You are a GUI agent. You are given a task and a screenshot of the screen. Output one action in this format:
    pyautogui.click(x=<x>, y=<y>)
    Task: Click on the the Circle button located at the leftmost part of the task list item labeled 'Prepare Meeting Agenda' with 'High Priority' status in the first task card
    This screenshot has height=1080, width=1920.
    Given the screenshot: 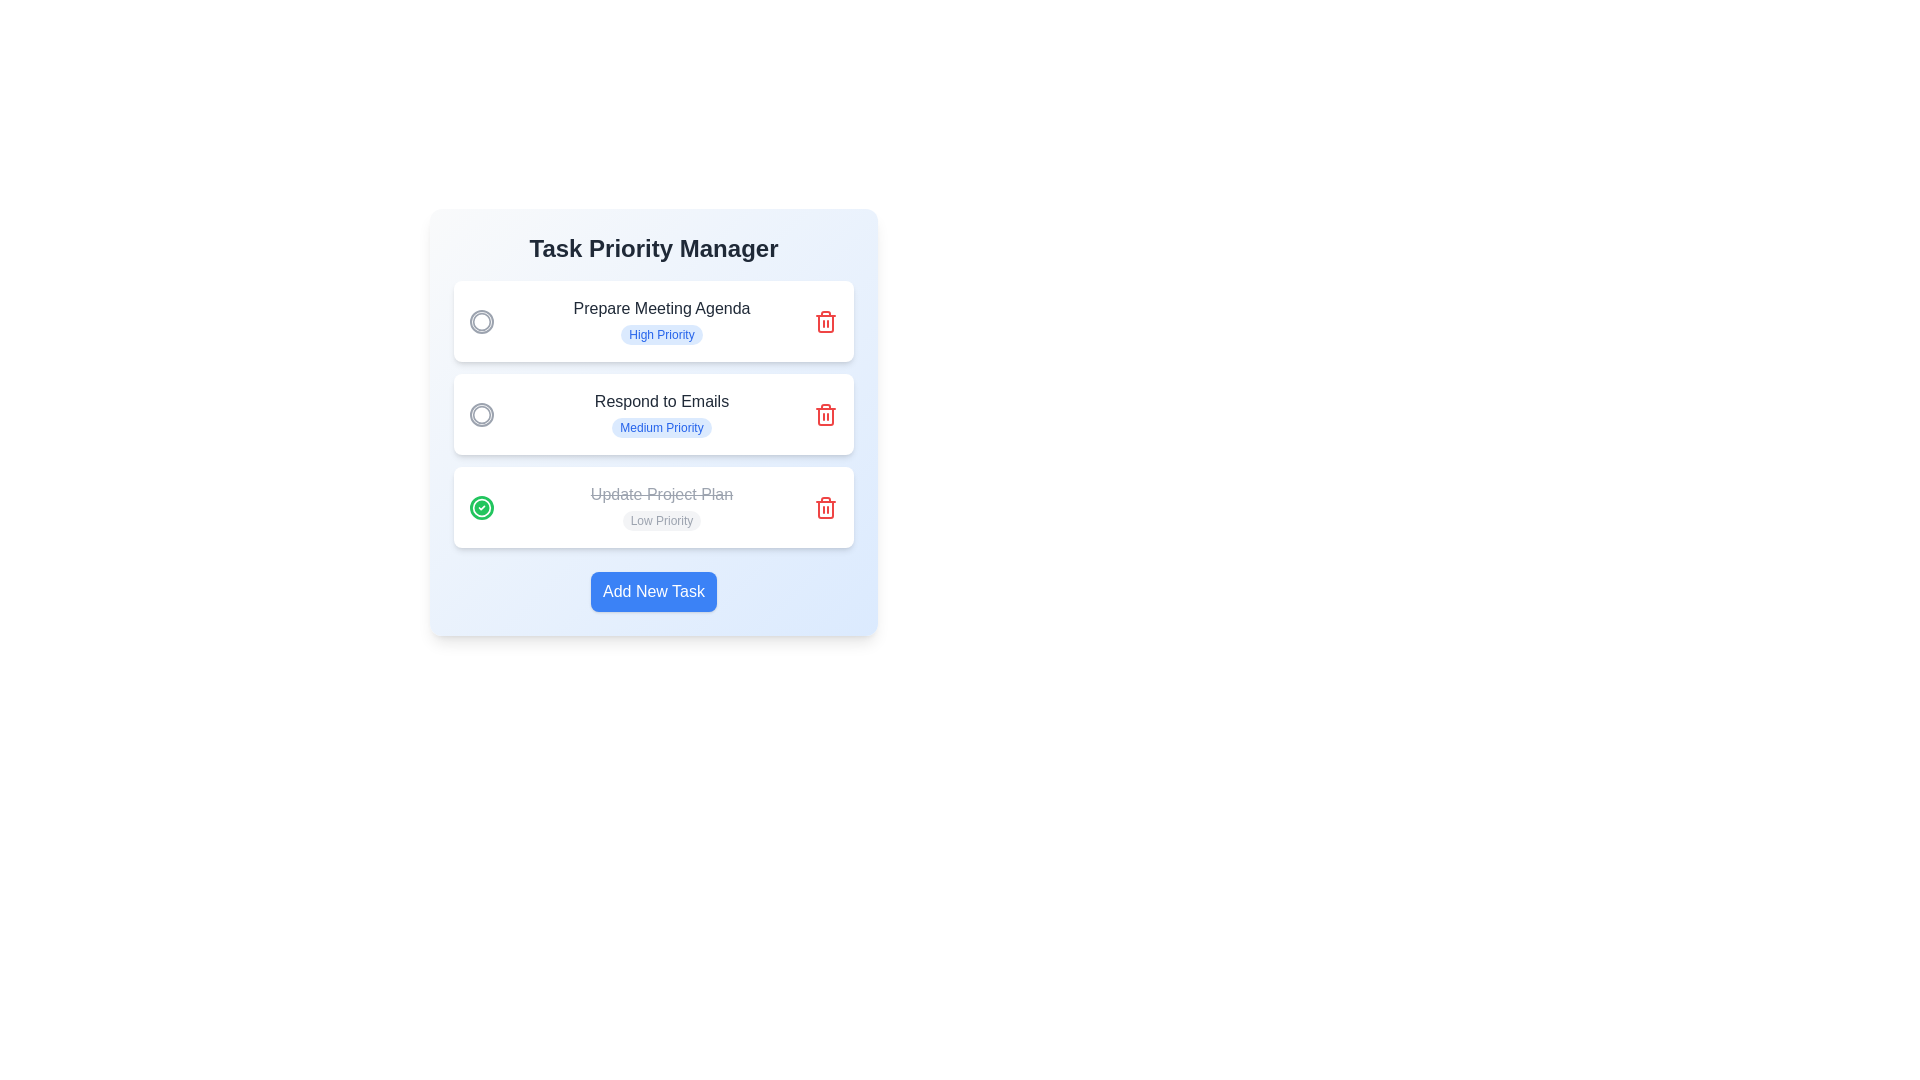 What is the action you would take?
    pyautogui.click(x=481, y=320)
    